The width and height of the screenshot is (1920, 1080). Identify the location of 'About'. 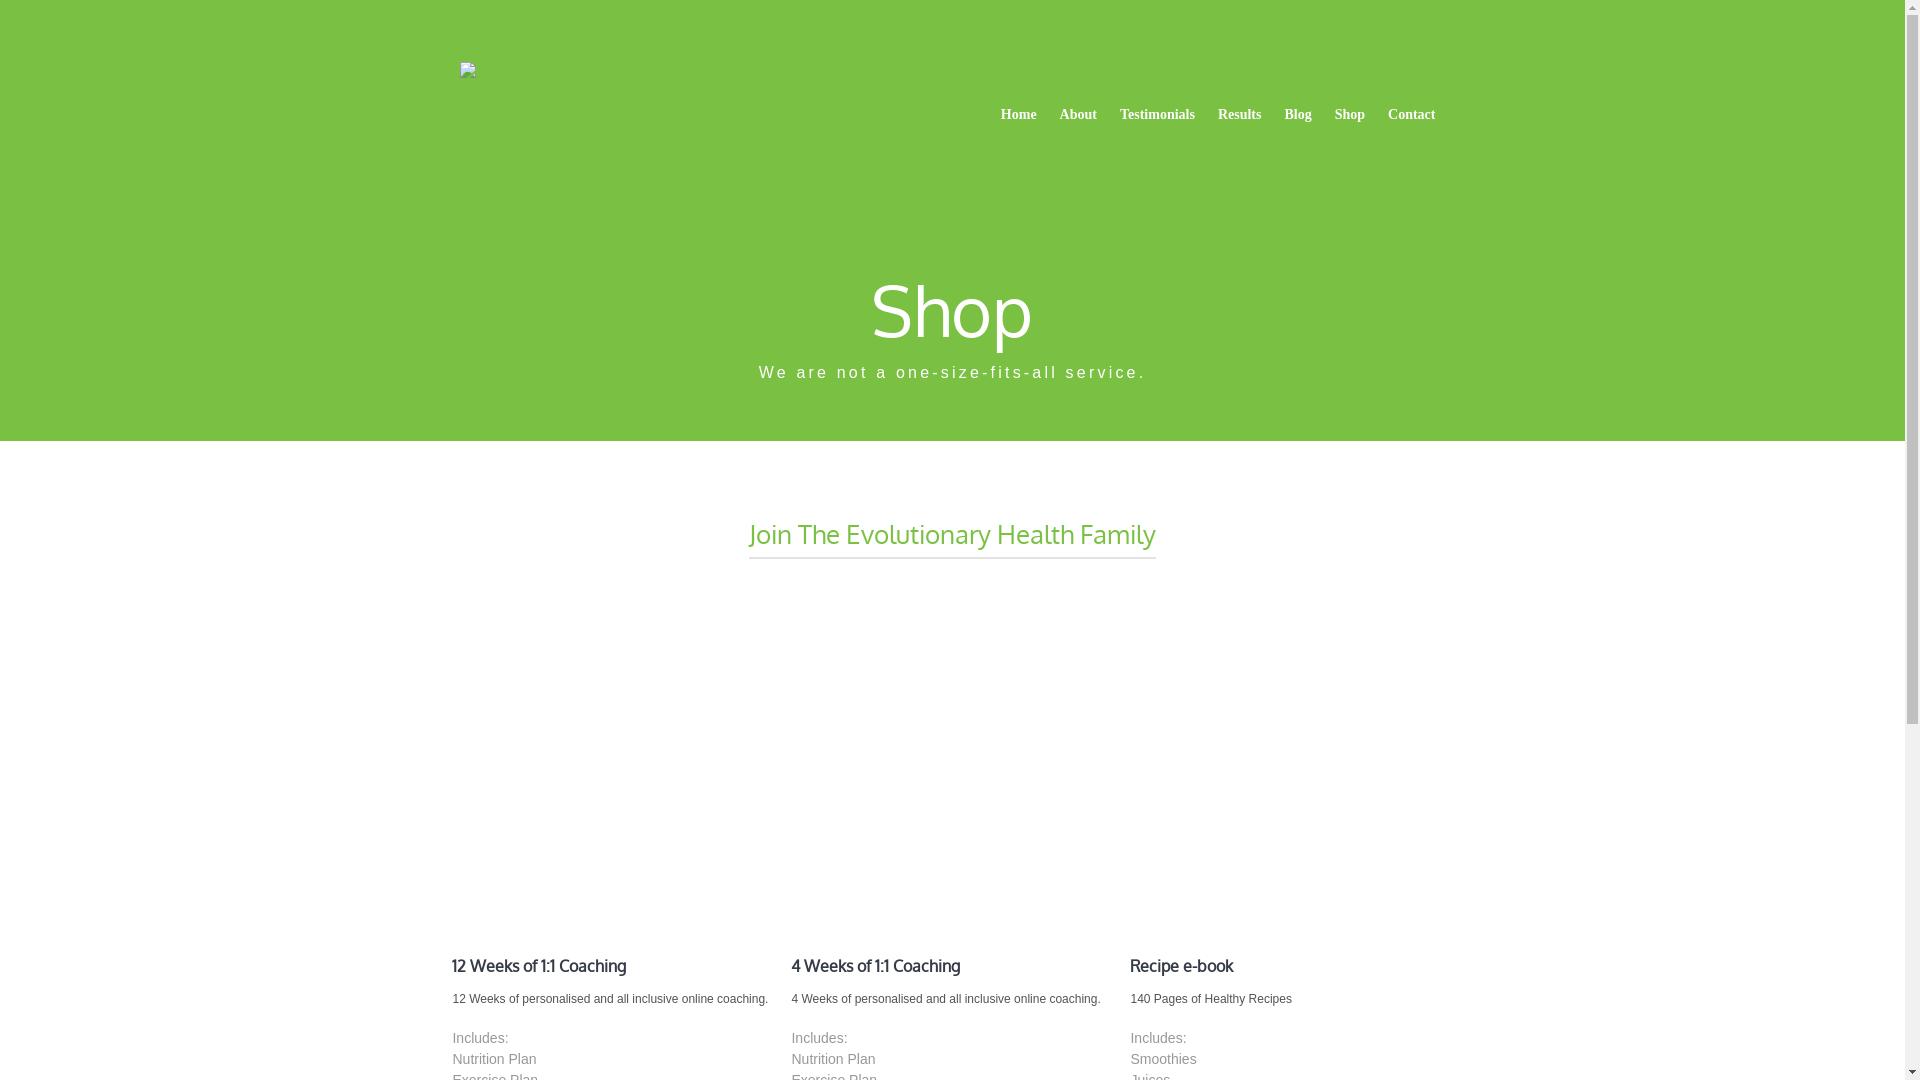
(1049, 115).